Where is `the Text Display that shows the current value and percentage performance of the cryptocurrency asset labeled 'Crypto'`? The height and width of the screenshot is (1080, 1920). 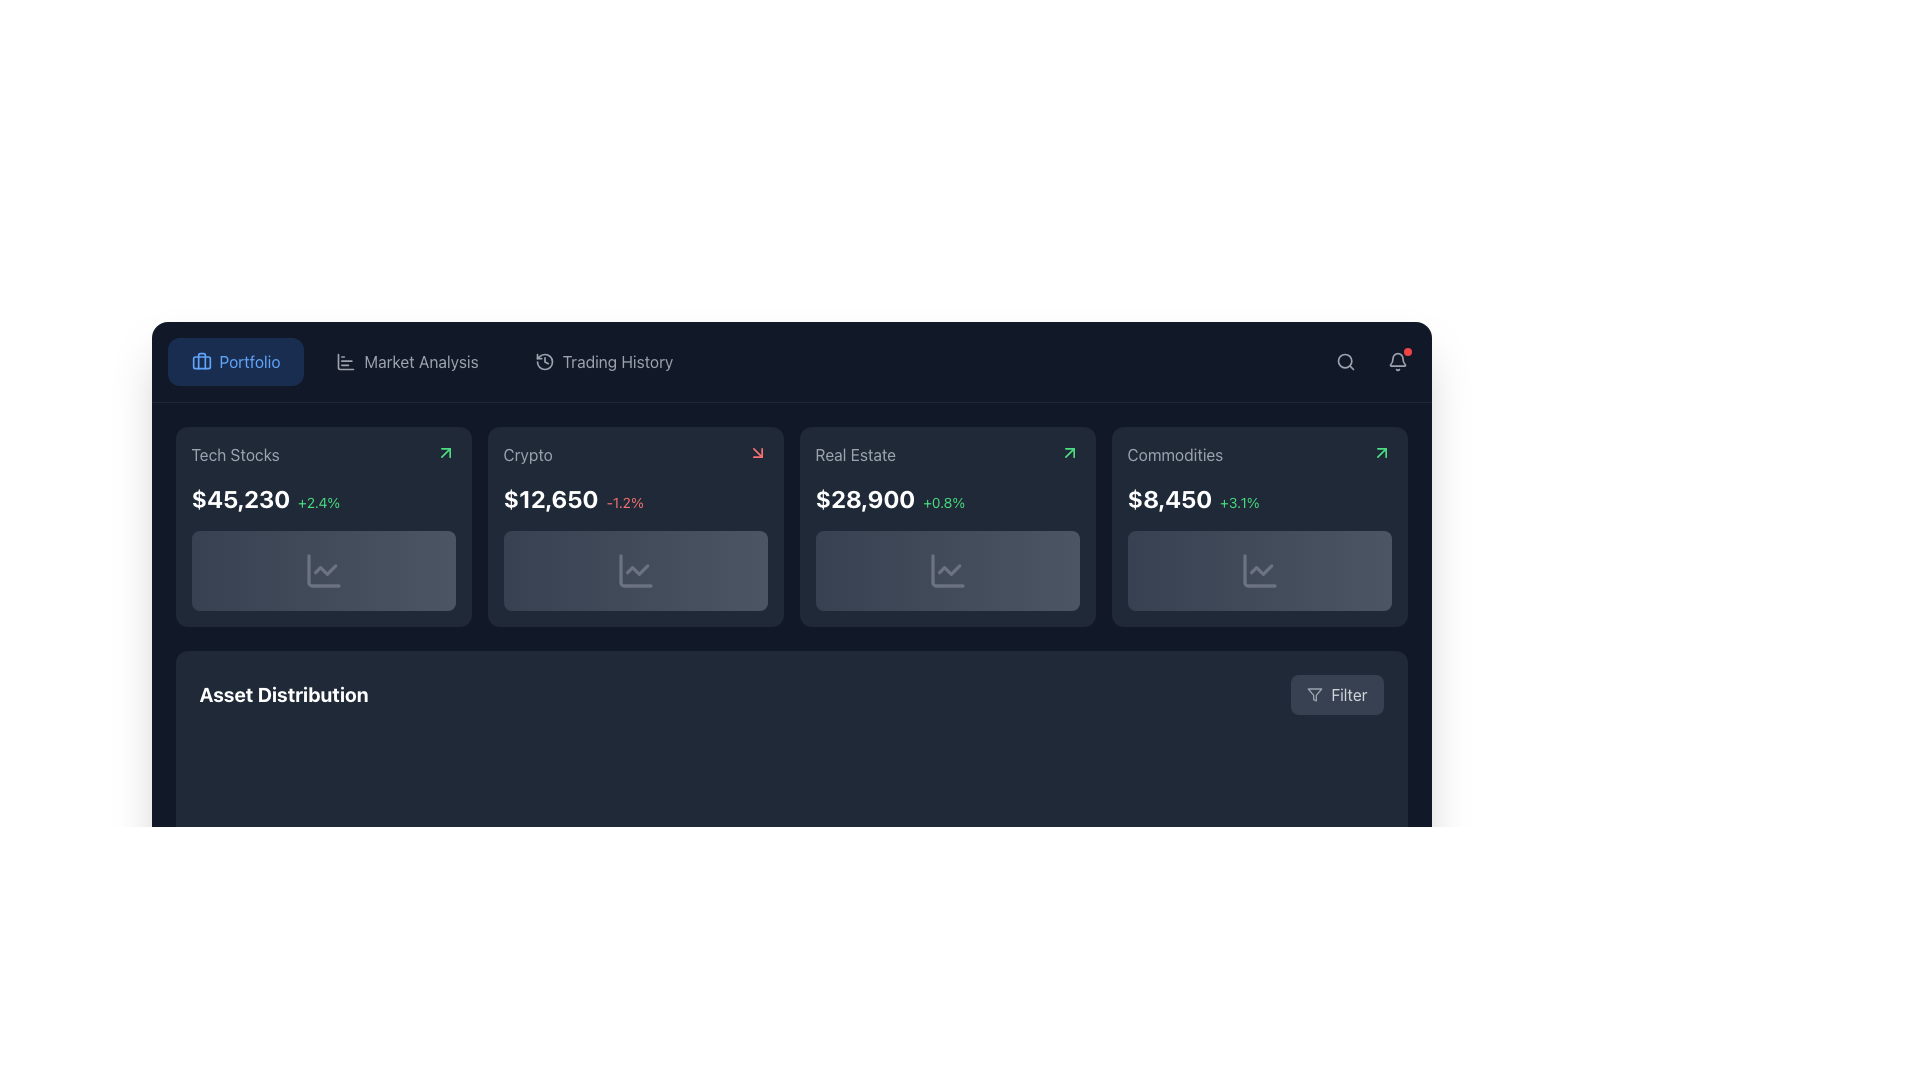 the Text Display that shows the current value and percentage performance of the cryptocurrency asset labeled 'Crypto' is located at coordinates (634, 497).